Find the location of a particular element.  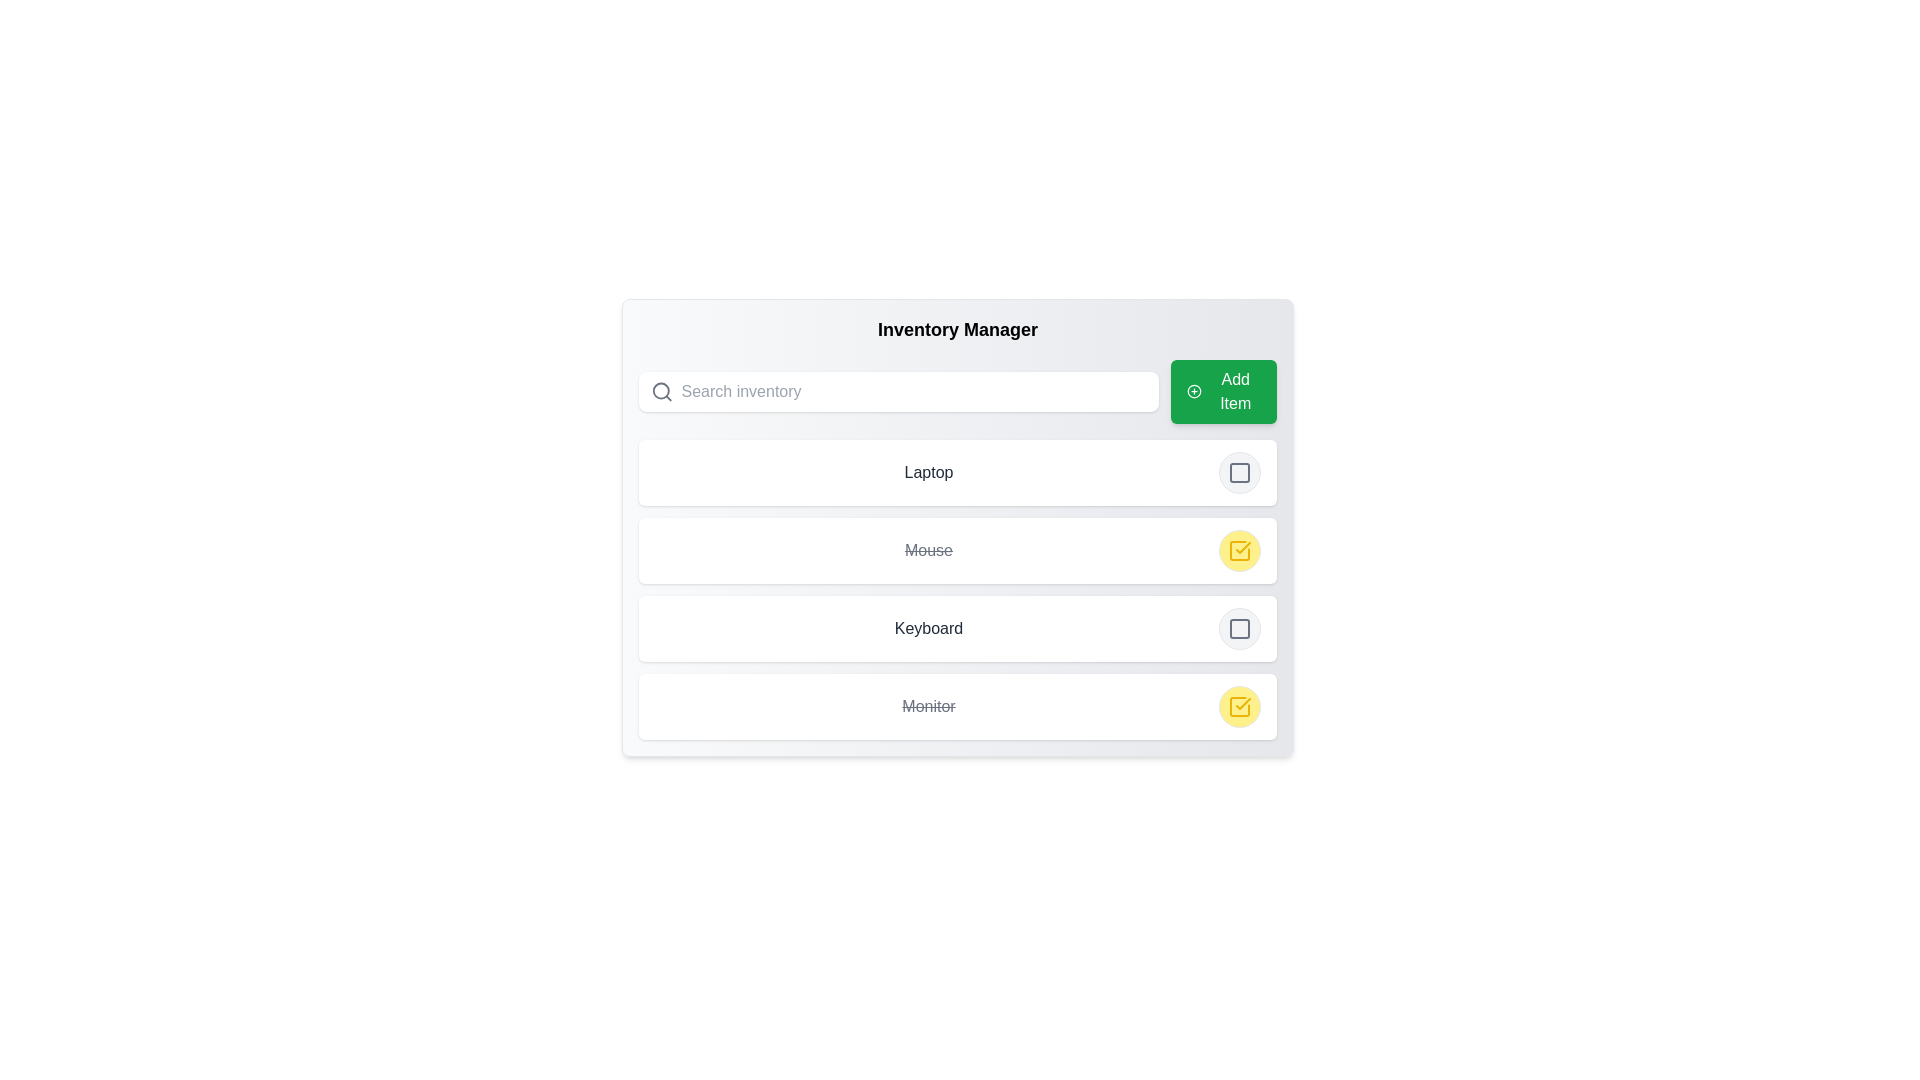

the decorative search icon located at the left end of the search bar, preceding the placeholder text 'Search inventory' is located at coordinates (662, 392).